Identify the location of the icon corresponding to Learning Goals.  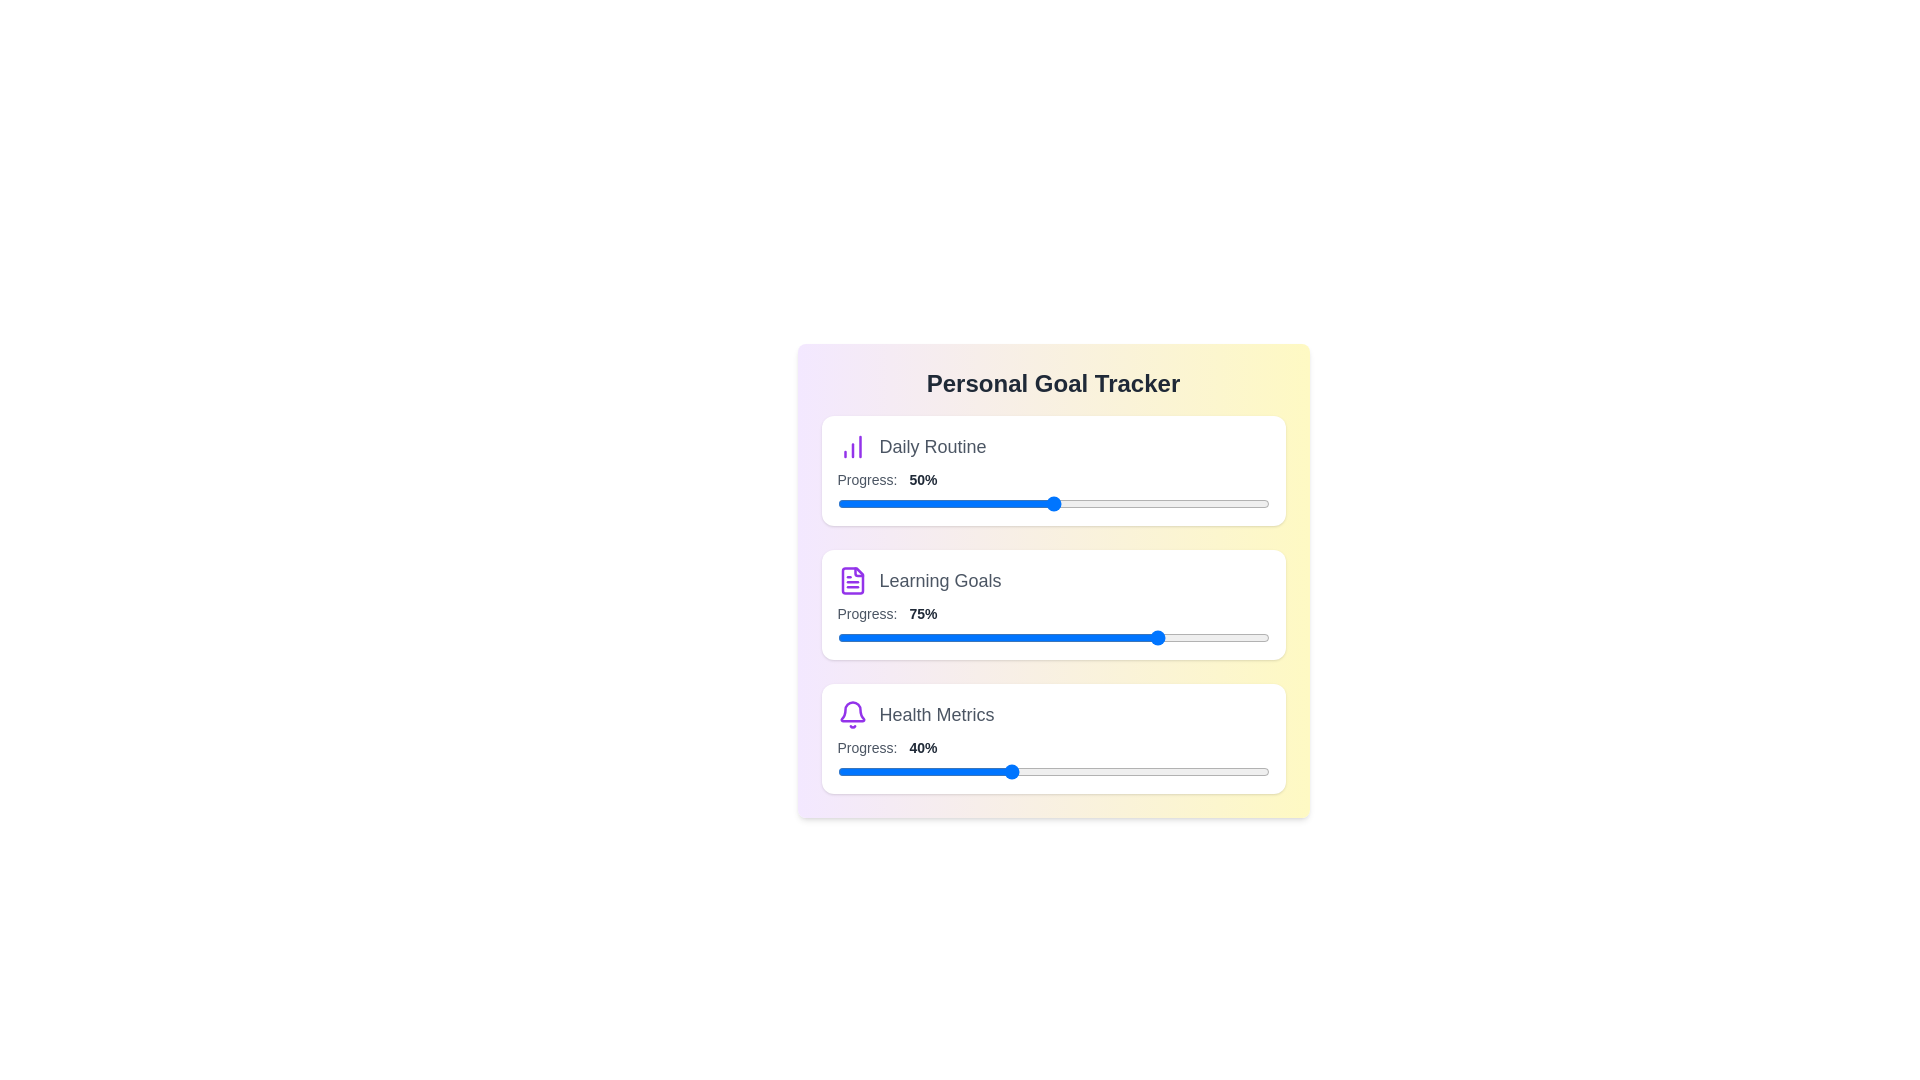
(852, 581).